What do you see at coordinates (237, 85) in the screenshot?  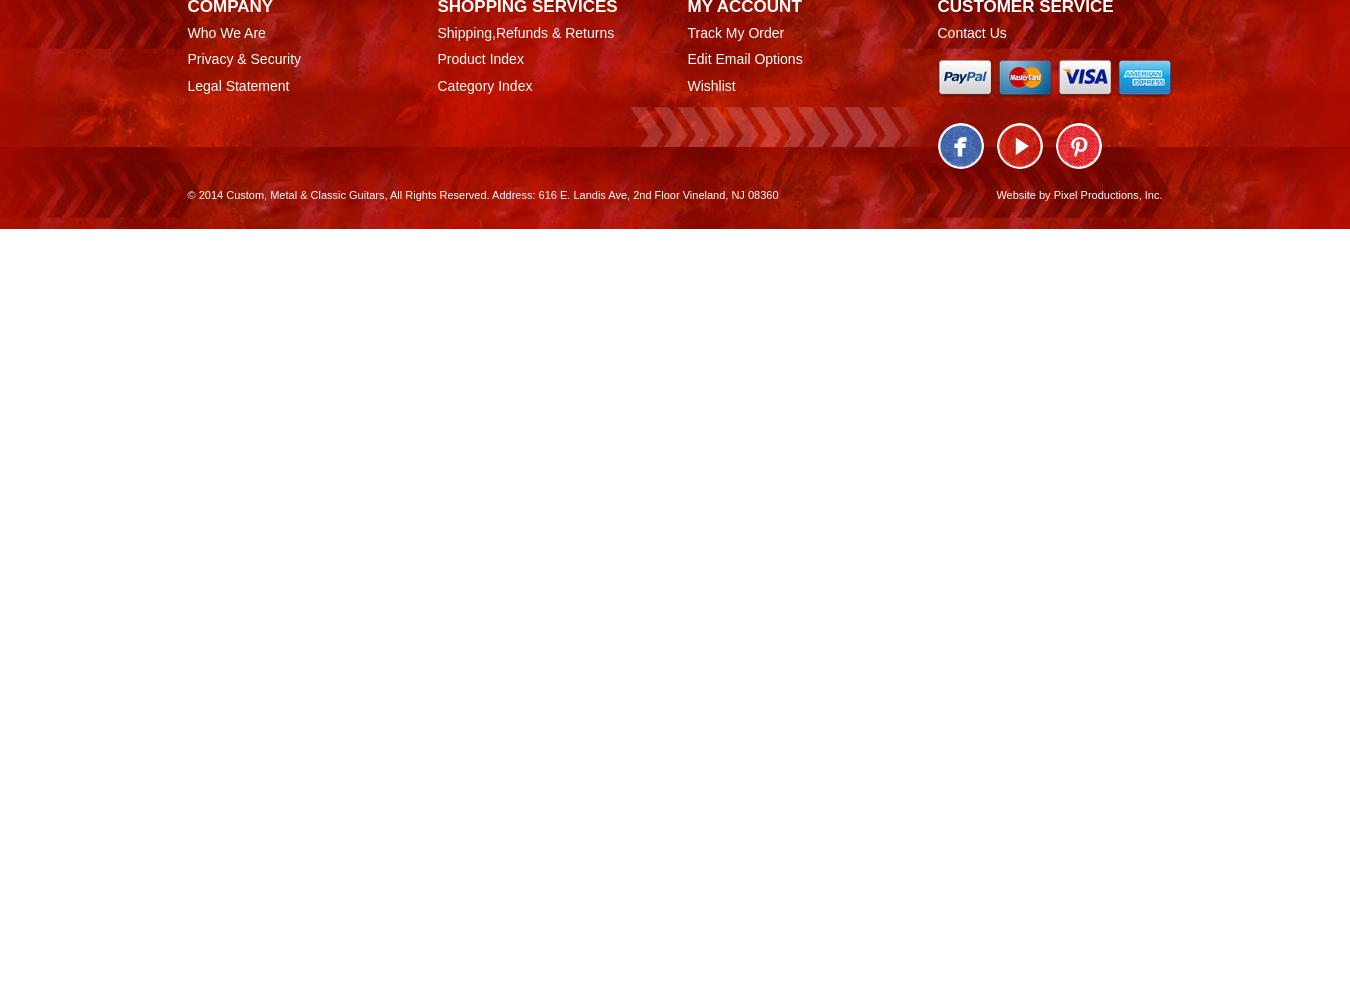 I see `'Legal Statement'` at bounding box center [237, 85].